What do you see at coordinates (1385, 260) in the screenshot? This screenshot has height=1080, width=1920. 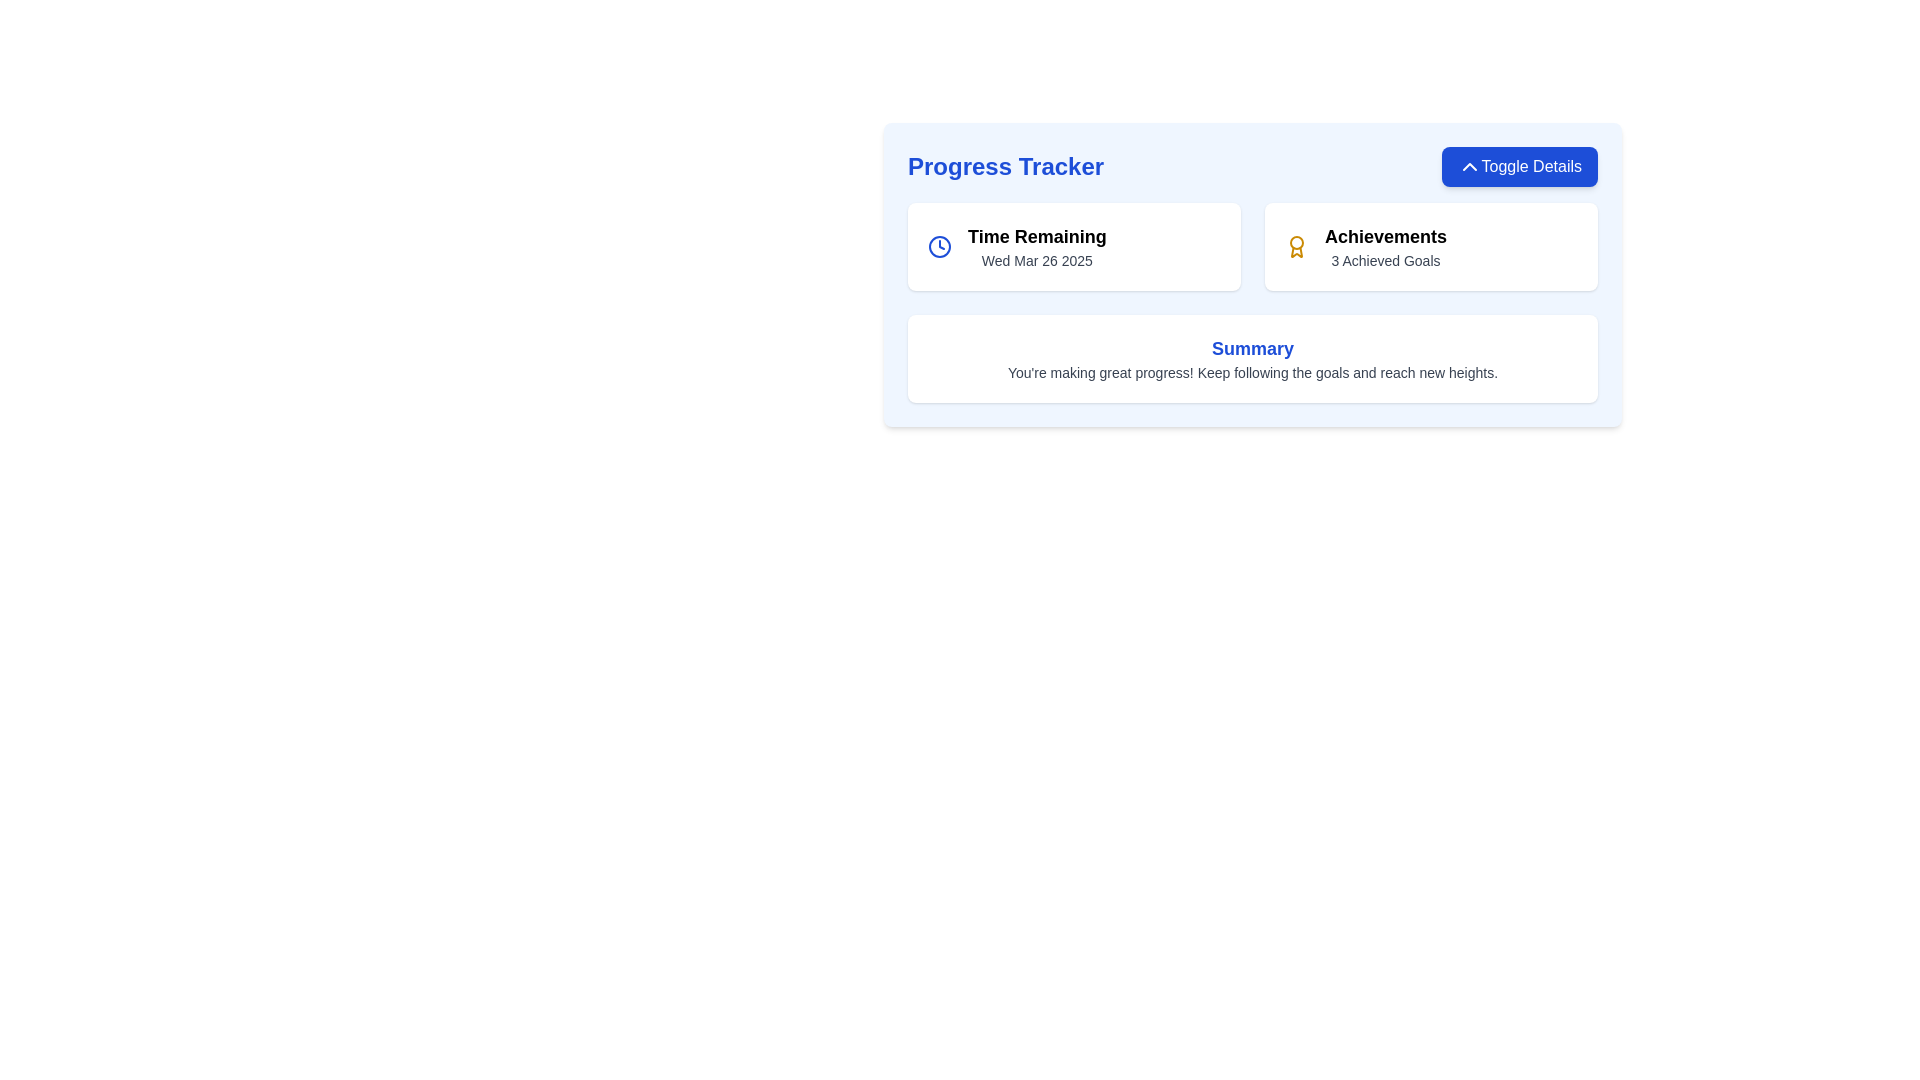 I see `the non-interactive label displaying a summary of completed goals, located directly below the 'Achievements' title in the card section on the top-right of the interface` at bounding box center [1385, 260].